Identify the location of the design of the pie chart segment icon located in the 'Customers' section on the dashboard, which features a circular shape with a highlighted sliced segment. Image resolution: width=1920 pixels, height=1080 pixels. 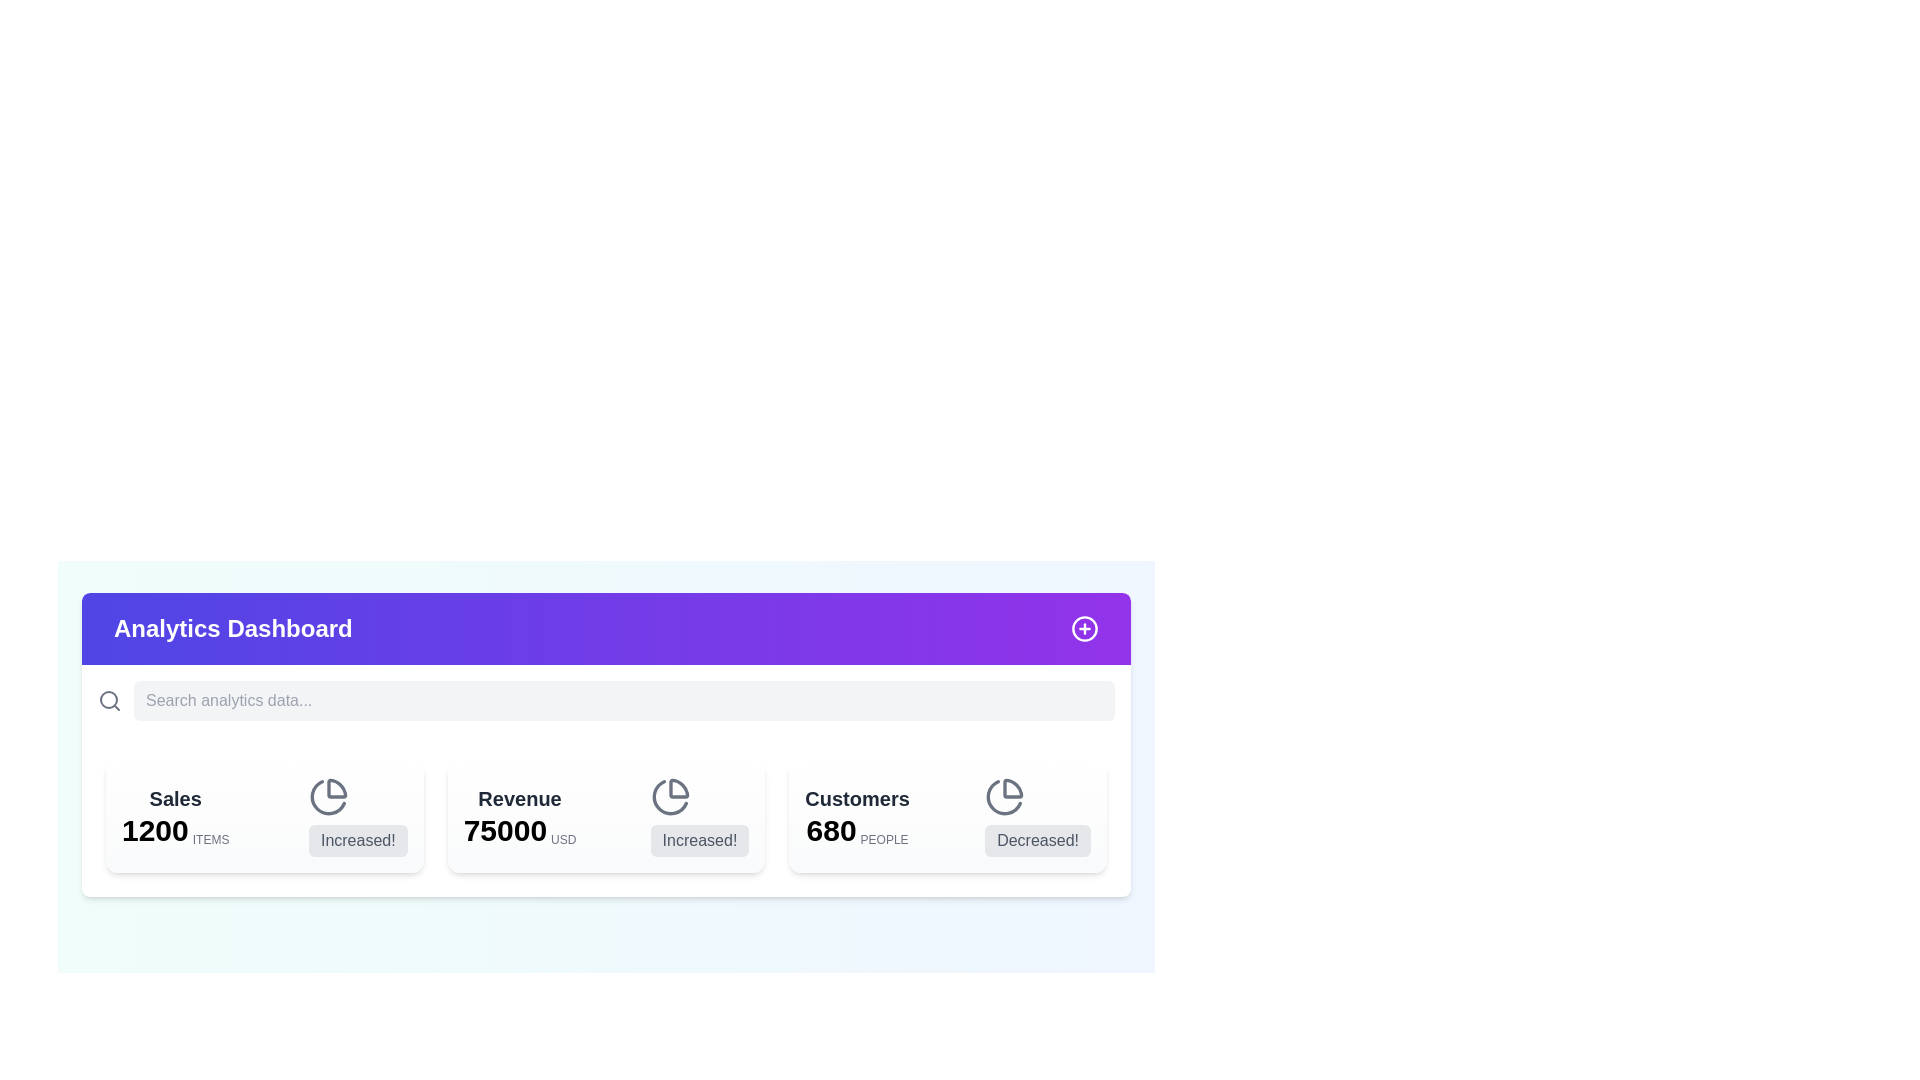
(678, 787).